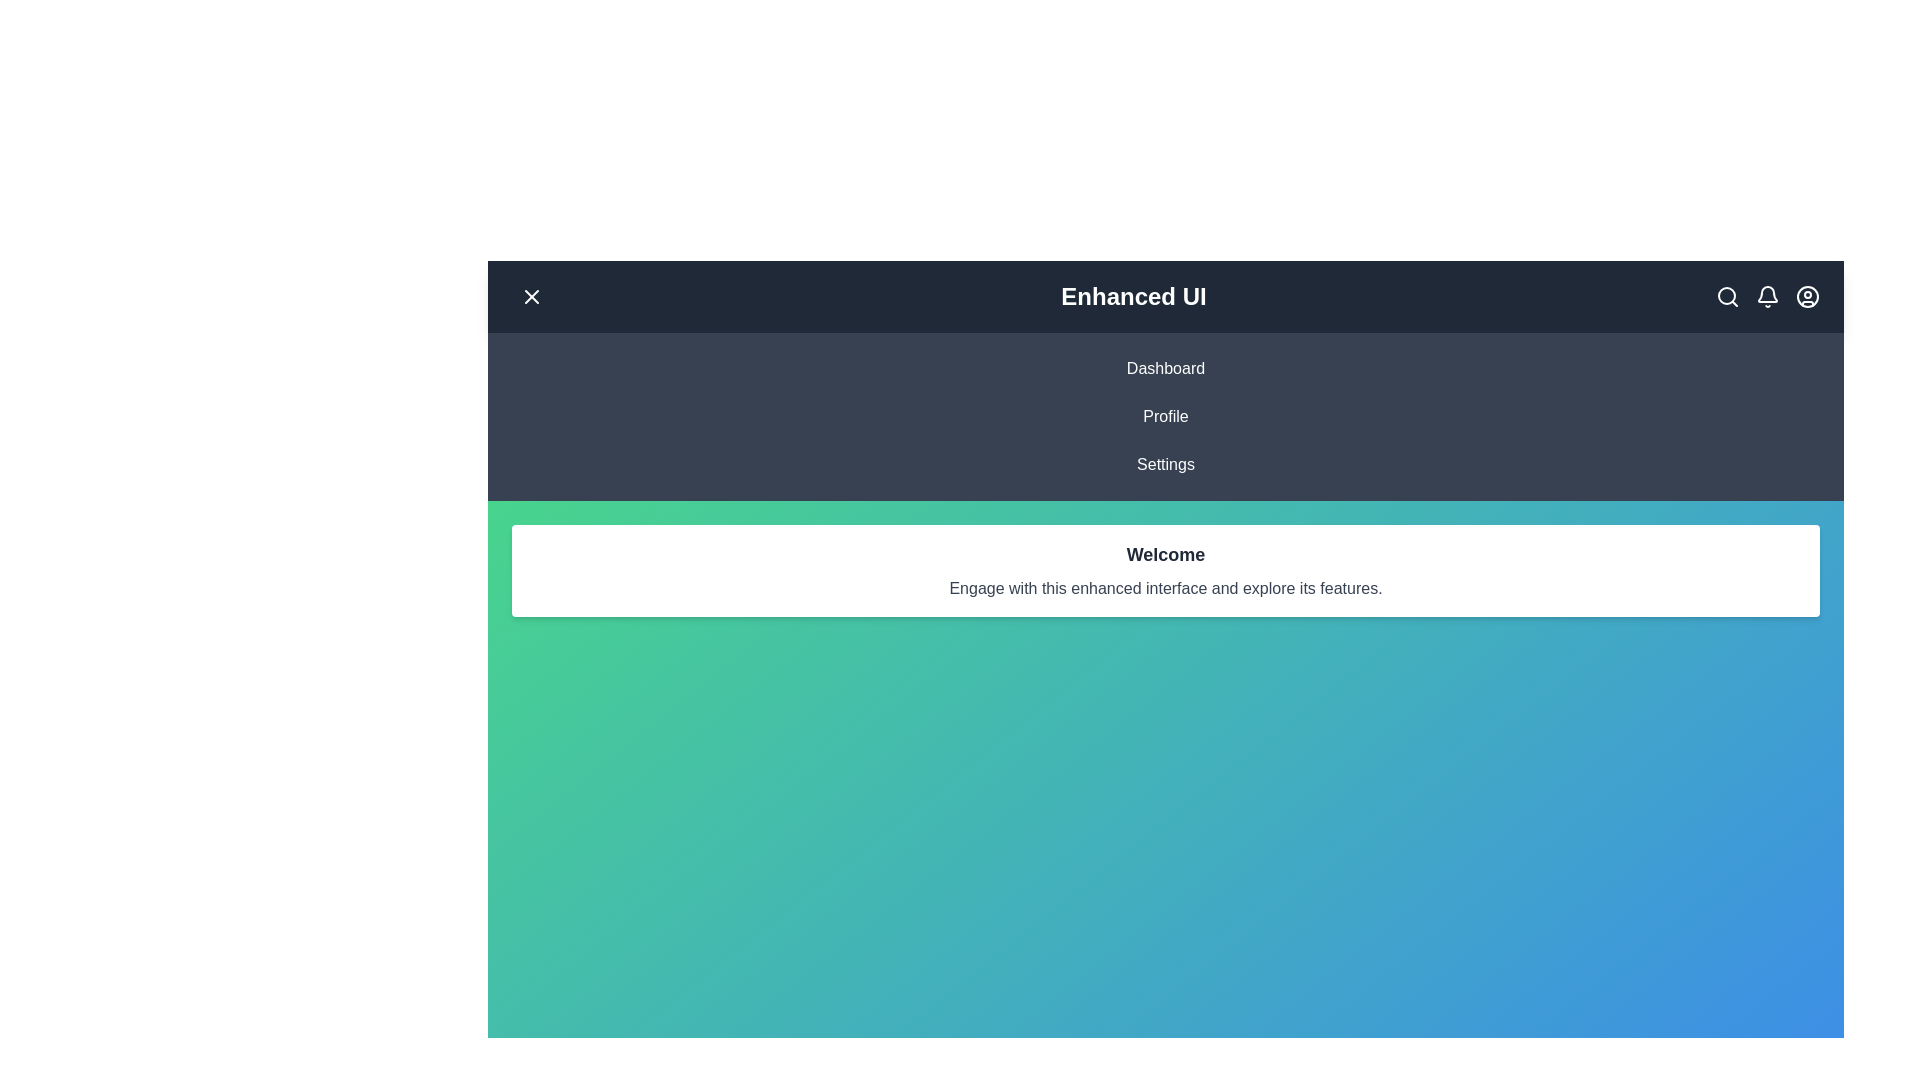 Image resolution: width=1920 pixels, height=1080 pixels. Describe the element at coordinates (1727, 297) in the screenshot. I see `the 'Search' icon to initiate a search` at that location.